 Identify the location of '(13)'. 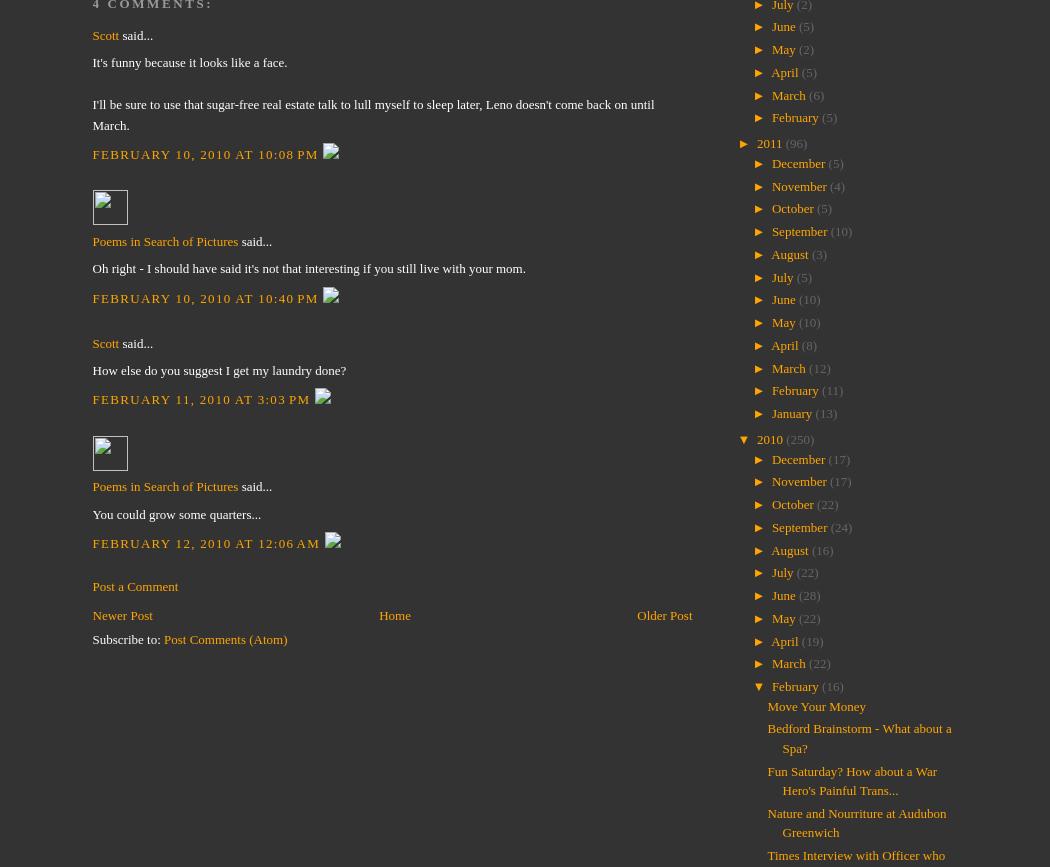
(826, 413).